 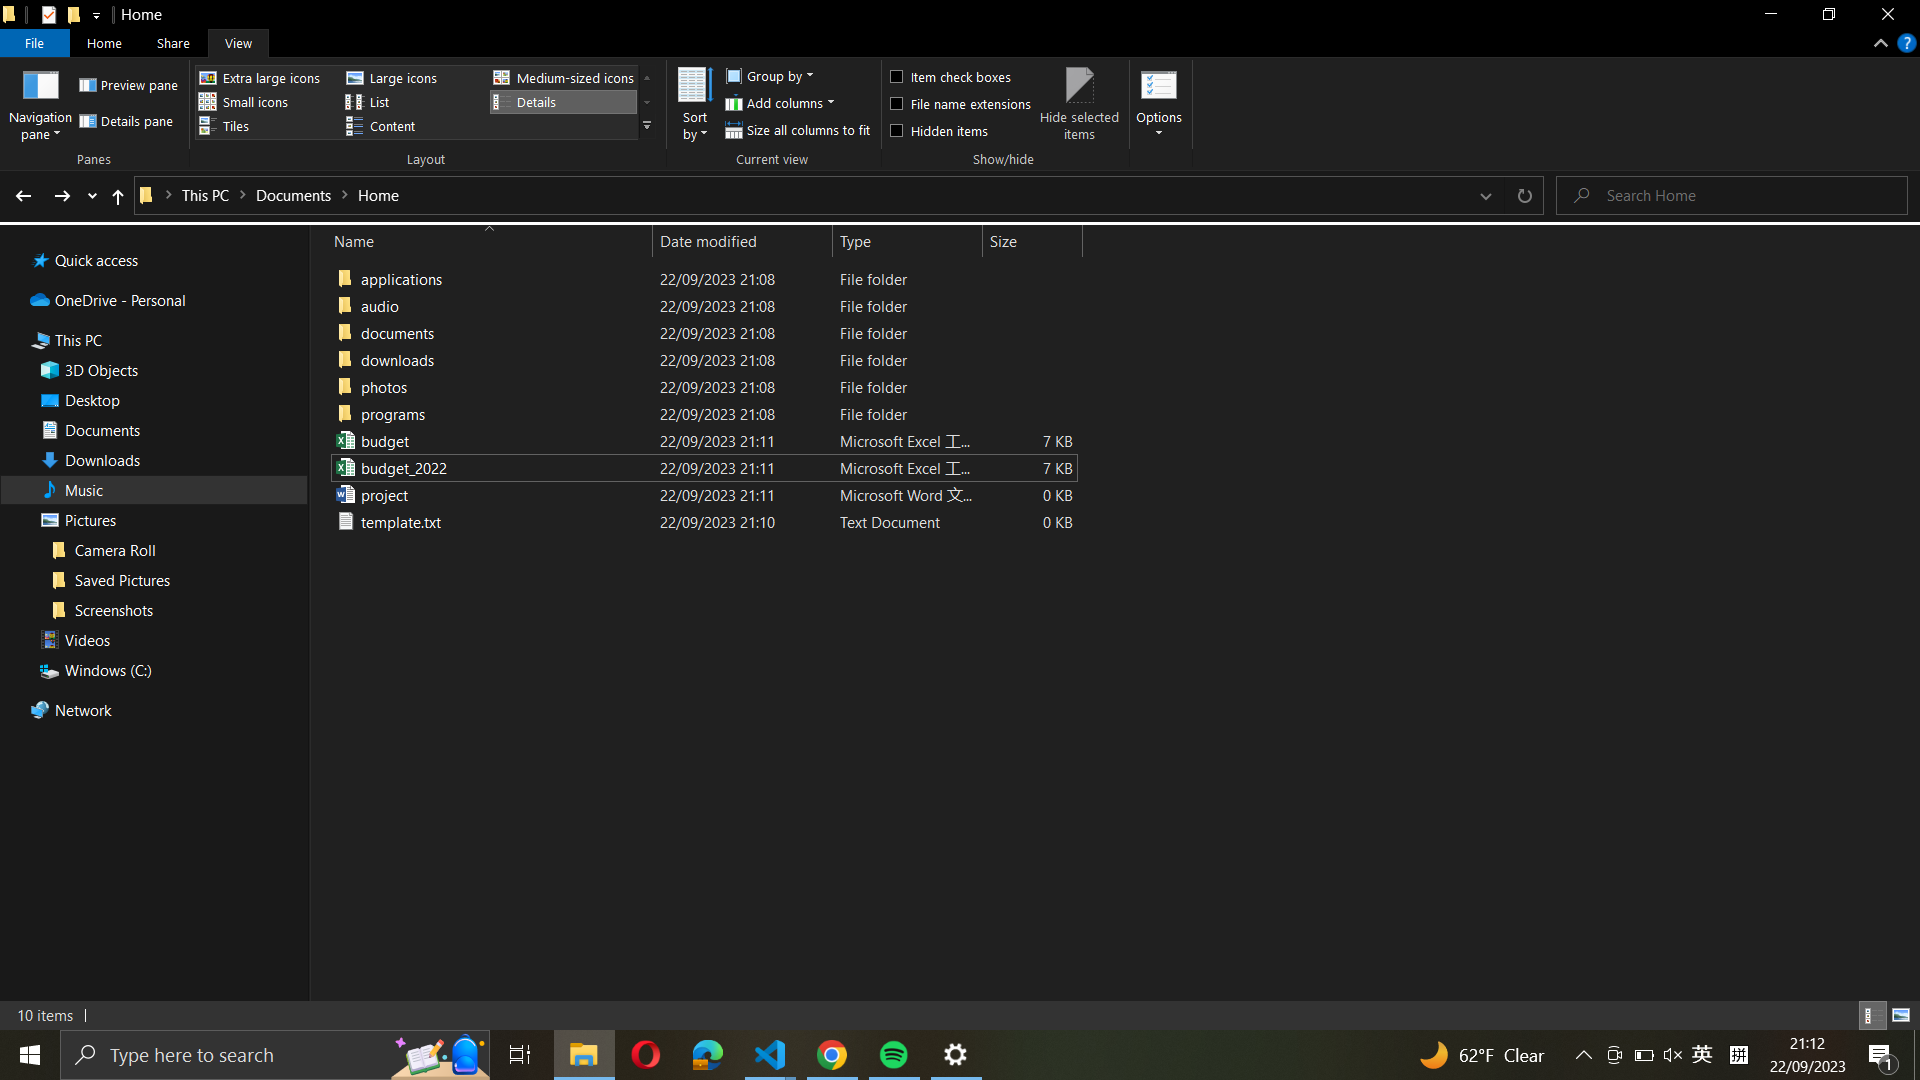 What do you see at coordinates (583, 1052) in the screenshot?
I see `Shrink the window using the icon` at bounding box center [583, 1052].